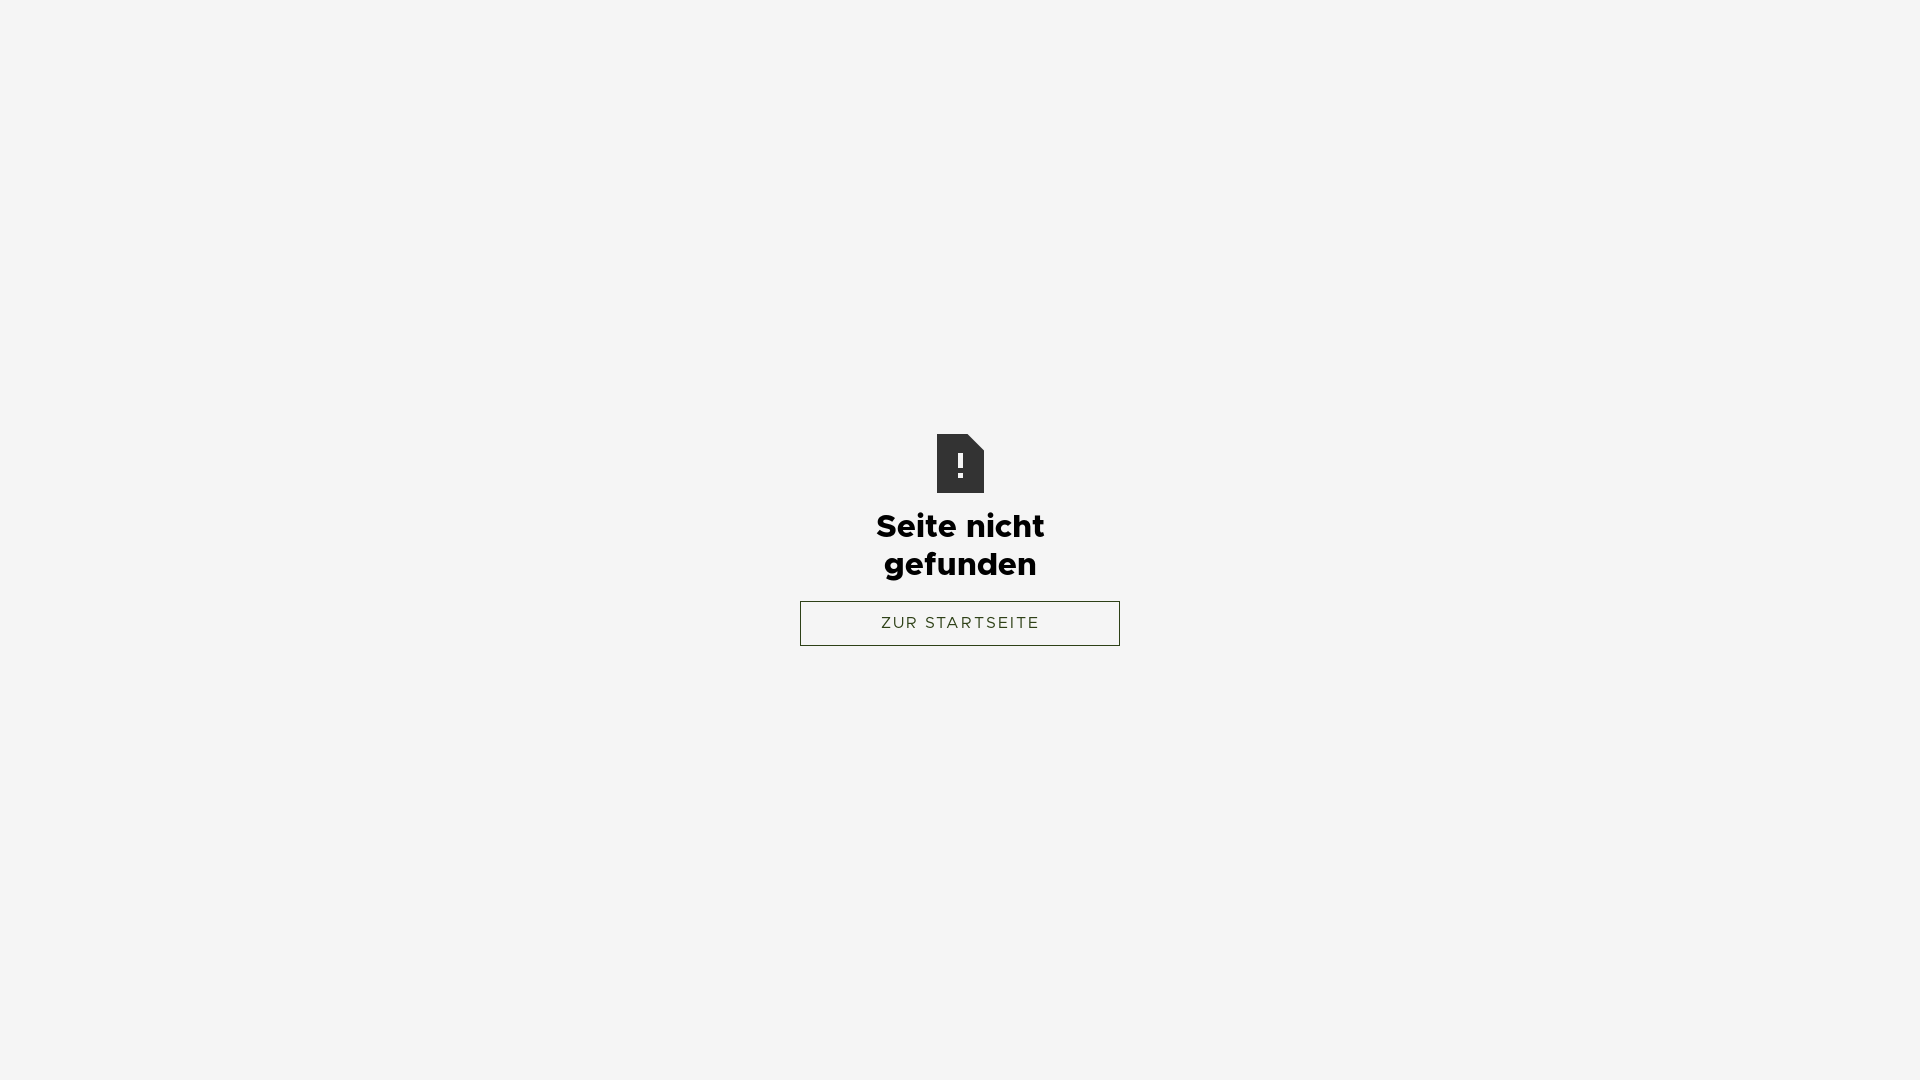  I want to click on 'ZUR STARTSEITE', so click(960, 622).